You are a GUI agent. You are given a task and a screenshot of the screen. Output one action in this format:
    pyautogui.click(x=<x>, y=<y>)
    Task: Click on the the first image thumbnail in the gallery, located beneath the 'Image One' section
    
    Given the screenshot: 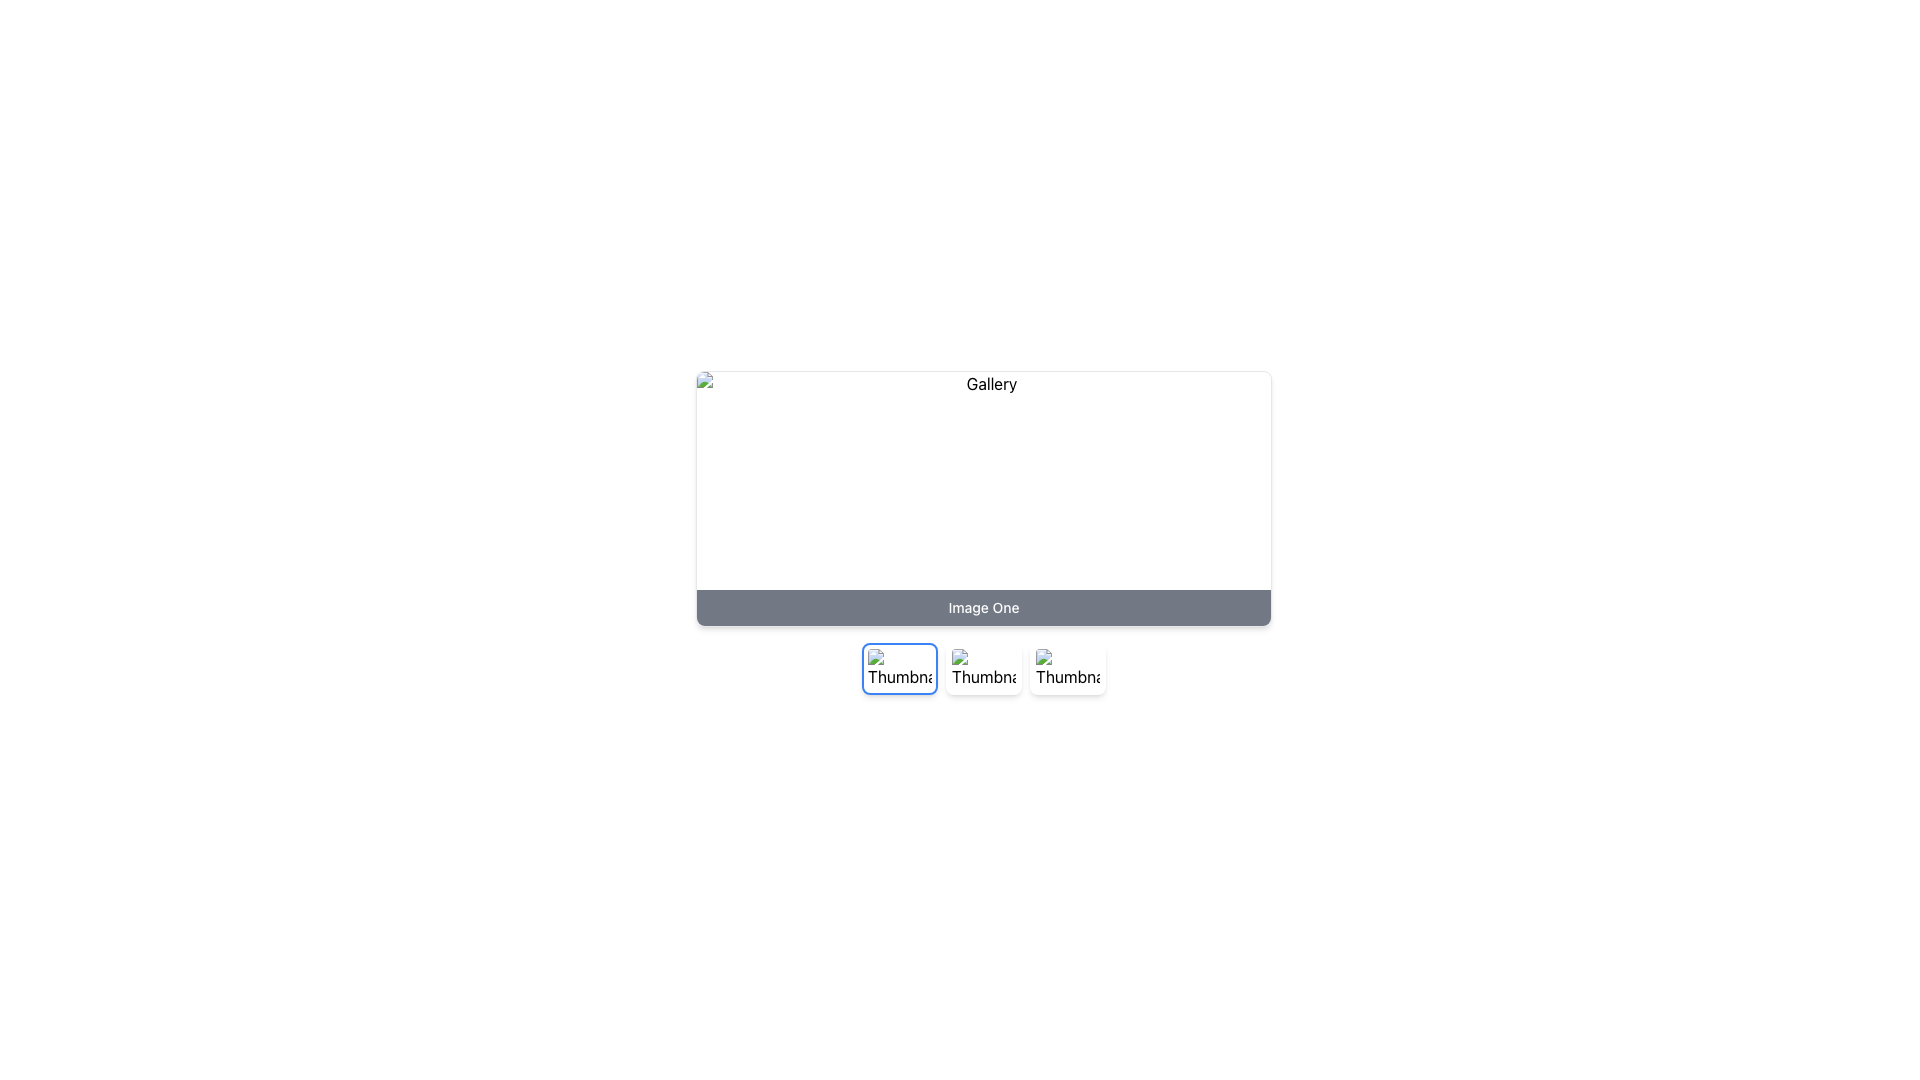 What is the action you would take?
    pyautogui.click(x=899, y=668)
    